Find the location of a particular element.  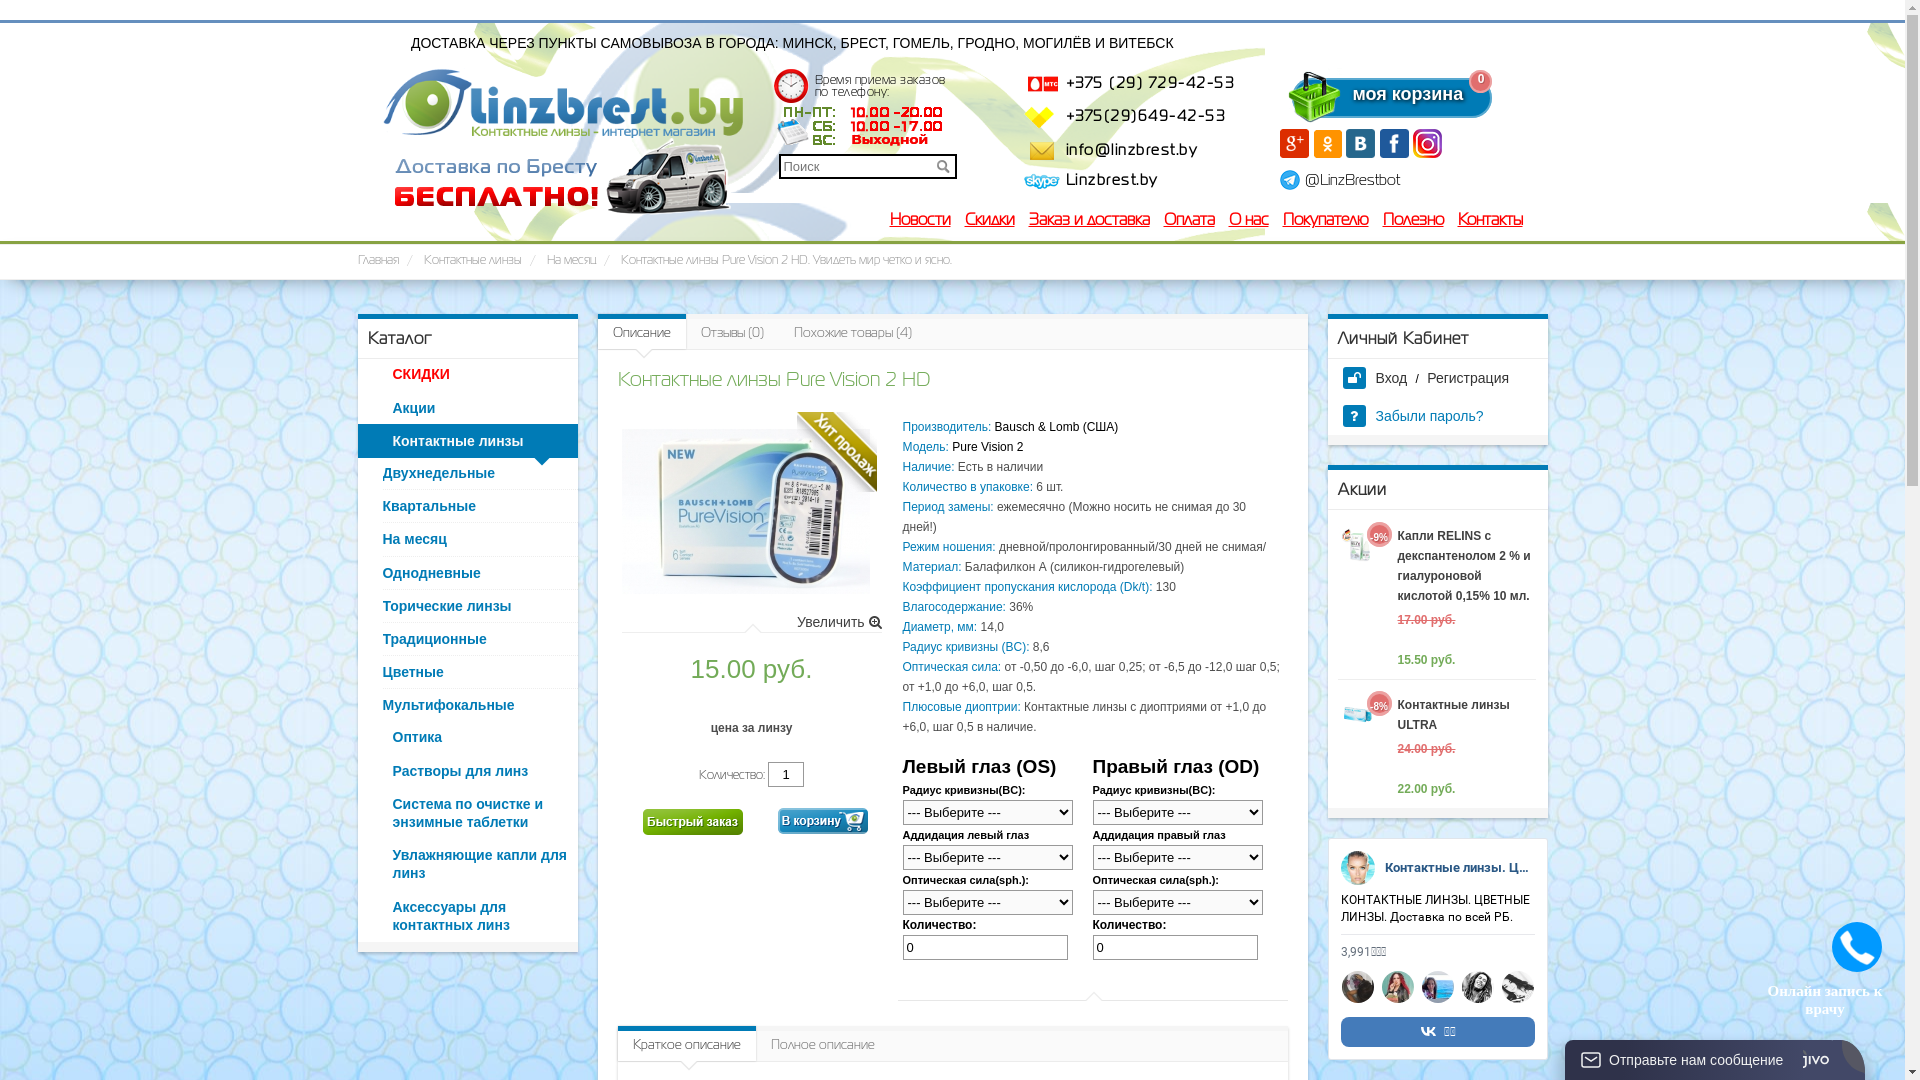

'@LinzBrestbot' is located at coordinates (1351, 181).